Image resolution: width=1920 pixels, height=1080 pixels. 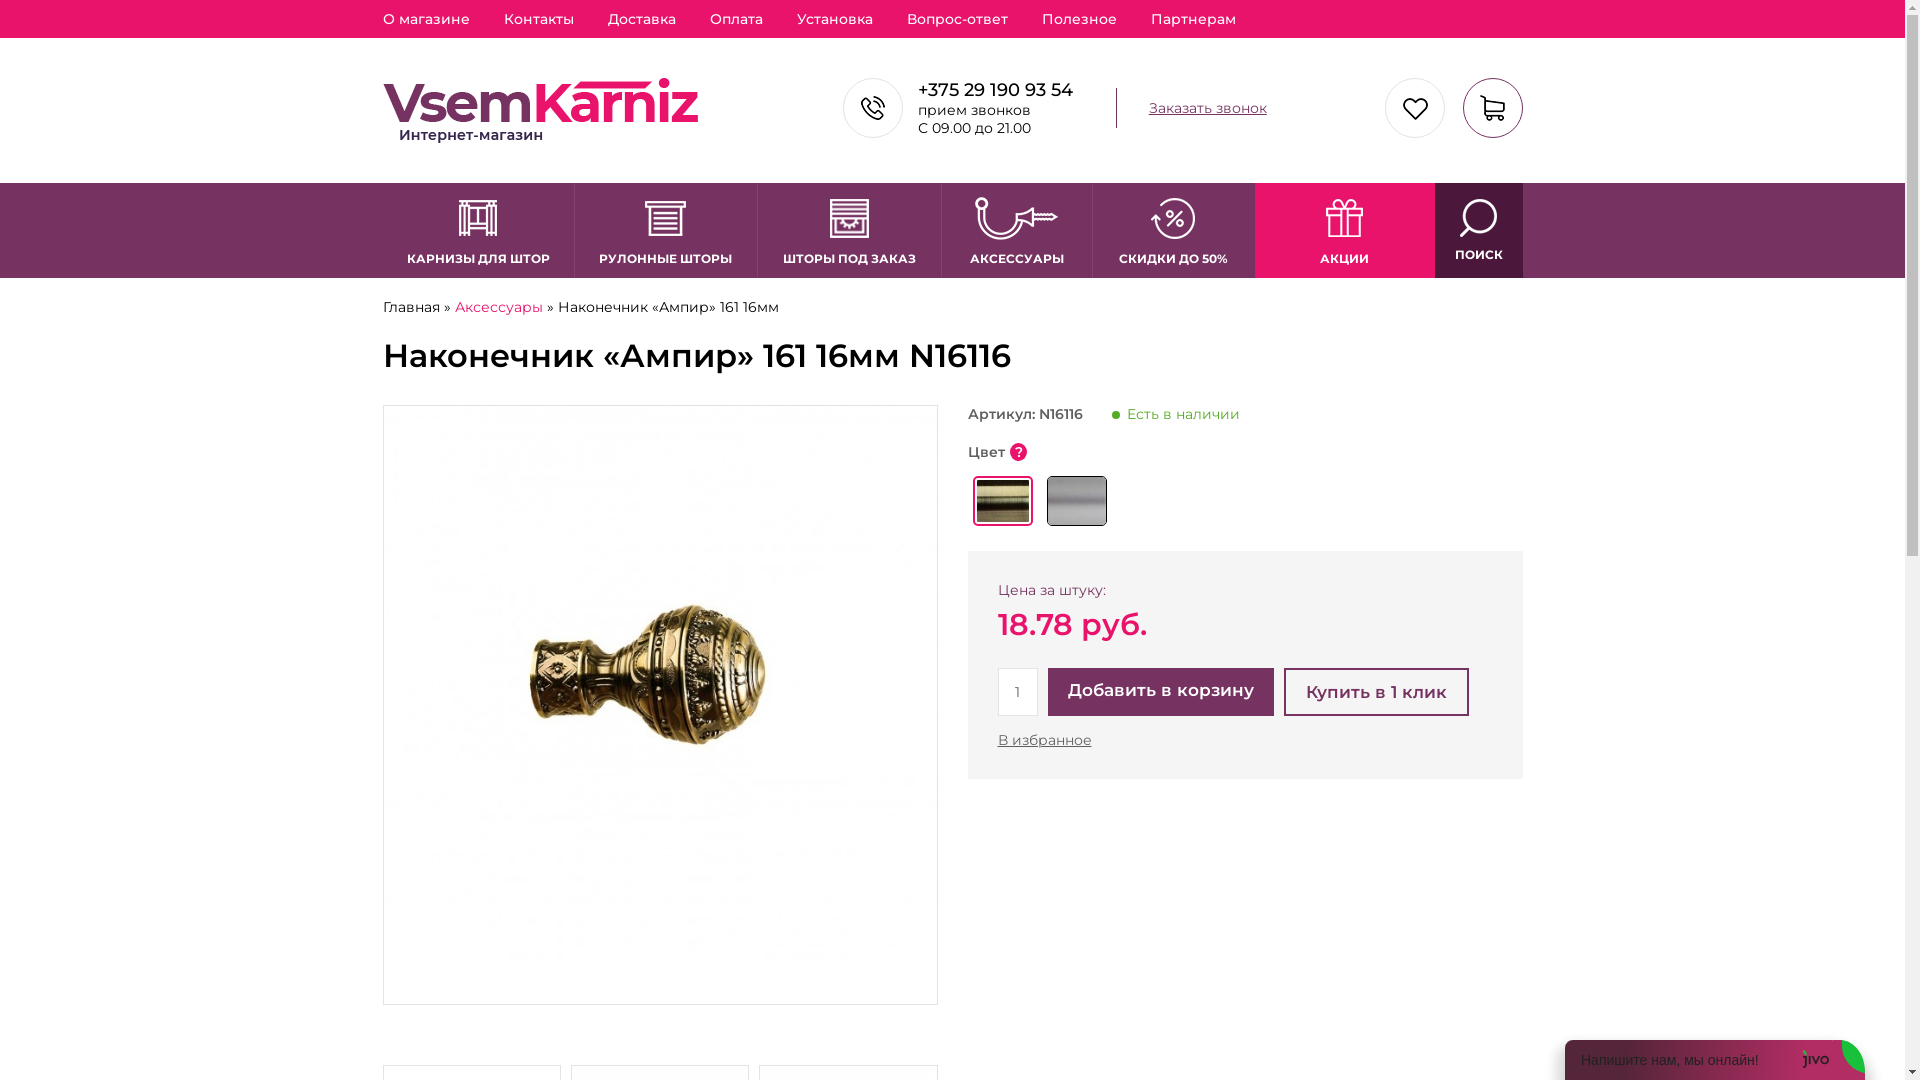 What do you see at coordinates (1018, 451) in the screenshot?
I see `'?'` at bounding box center [1018, 451].